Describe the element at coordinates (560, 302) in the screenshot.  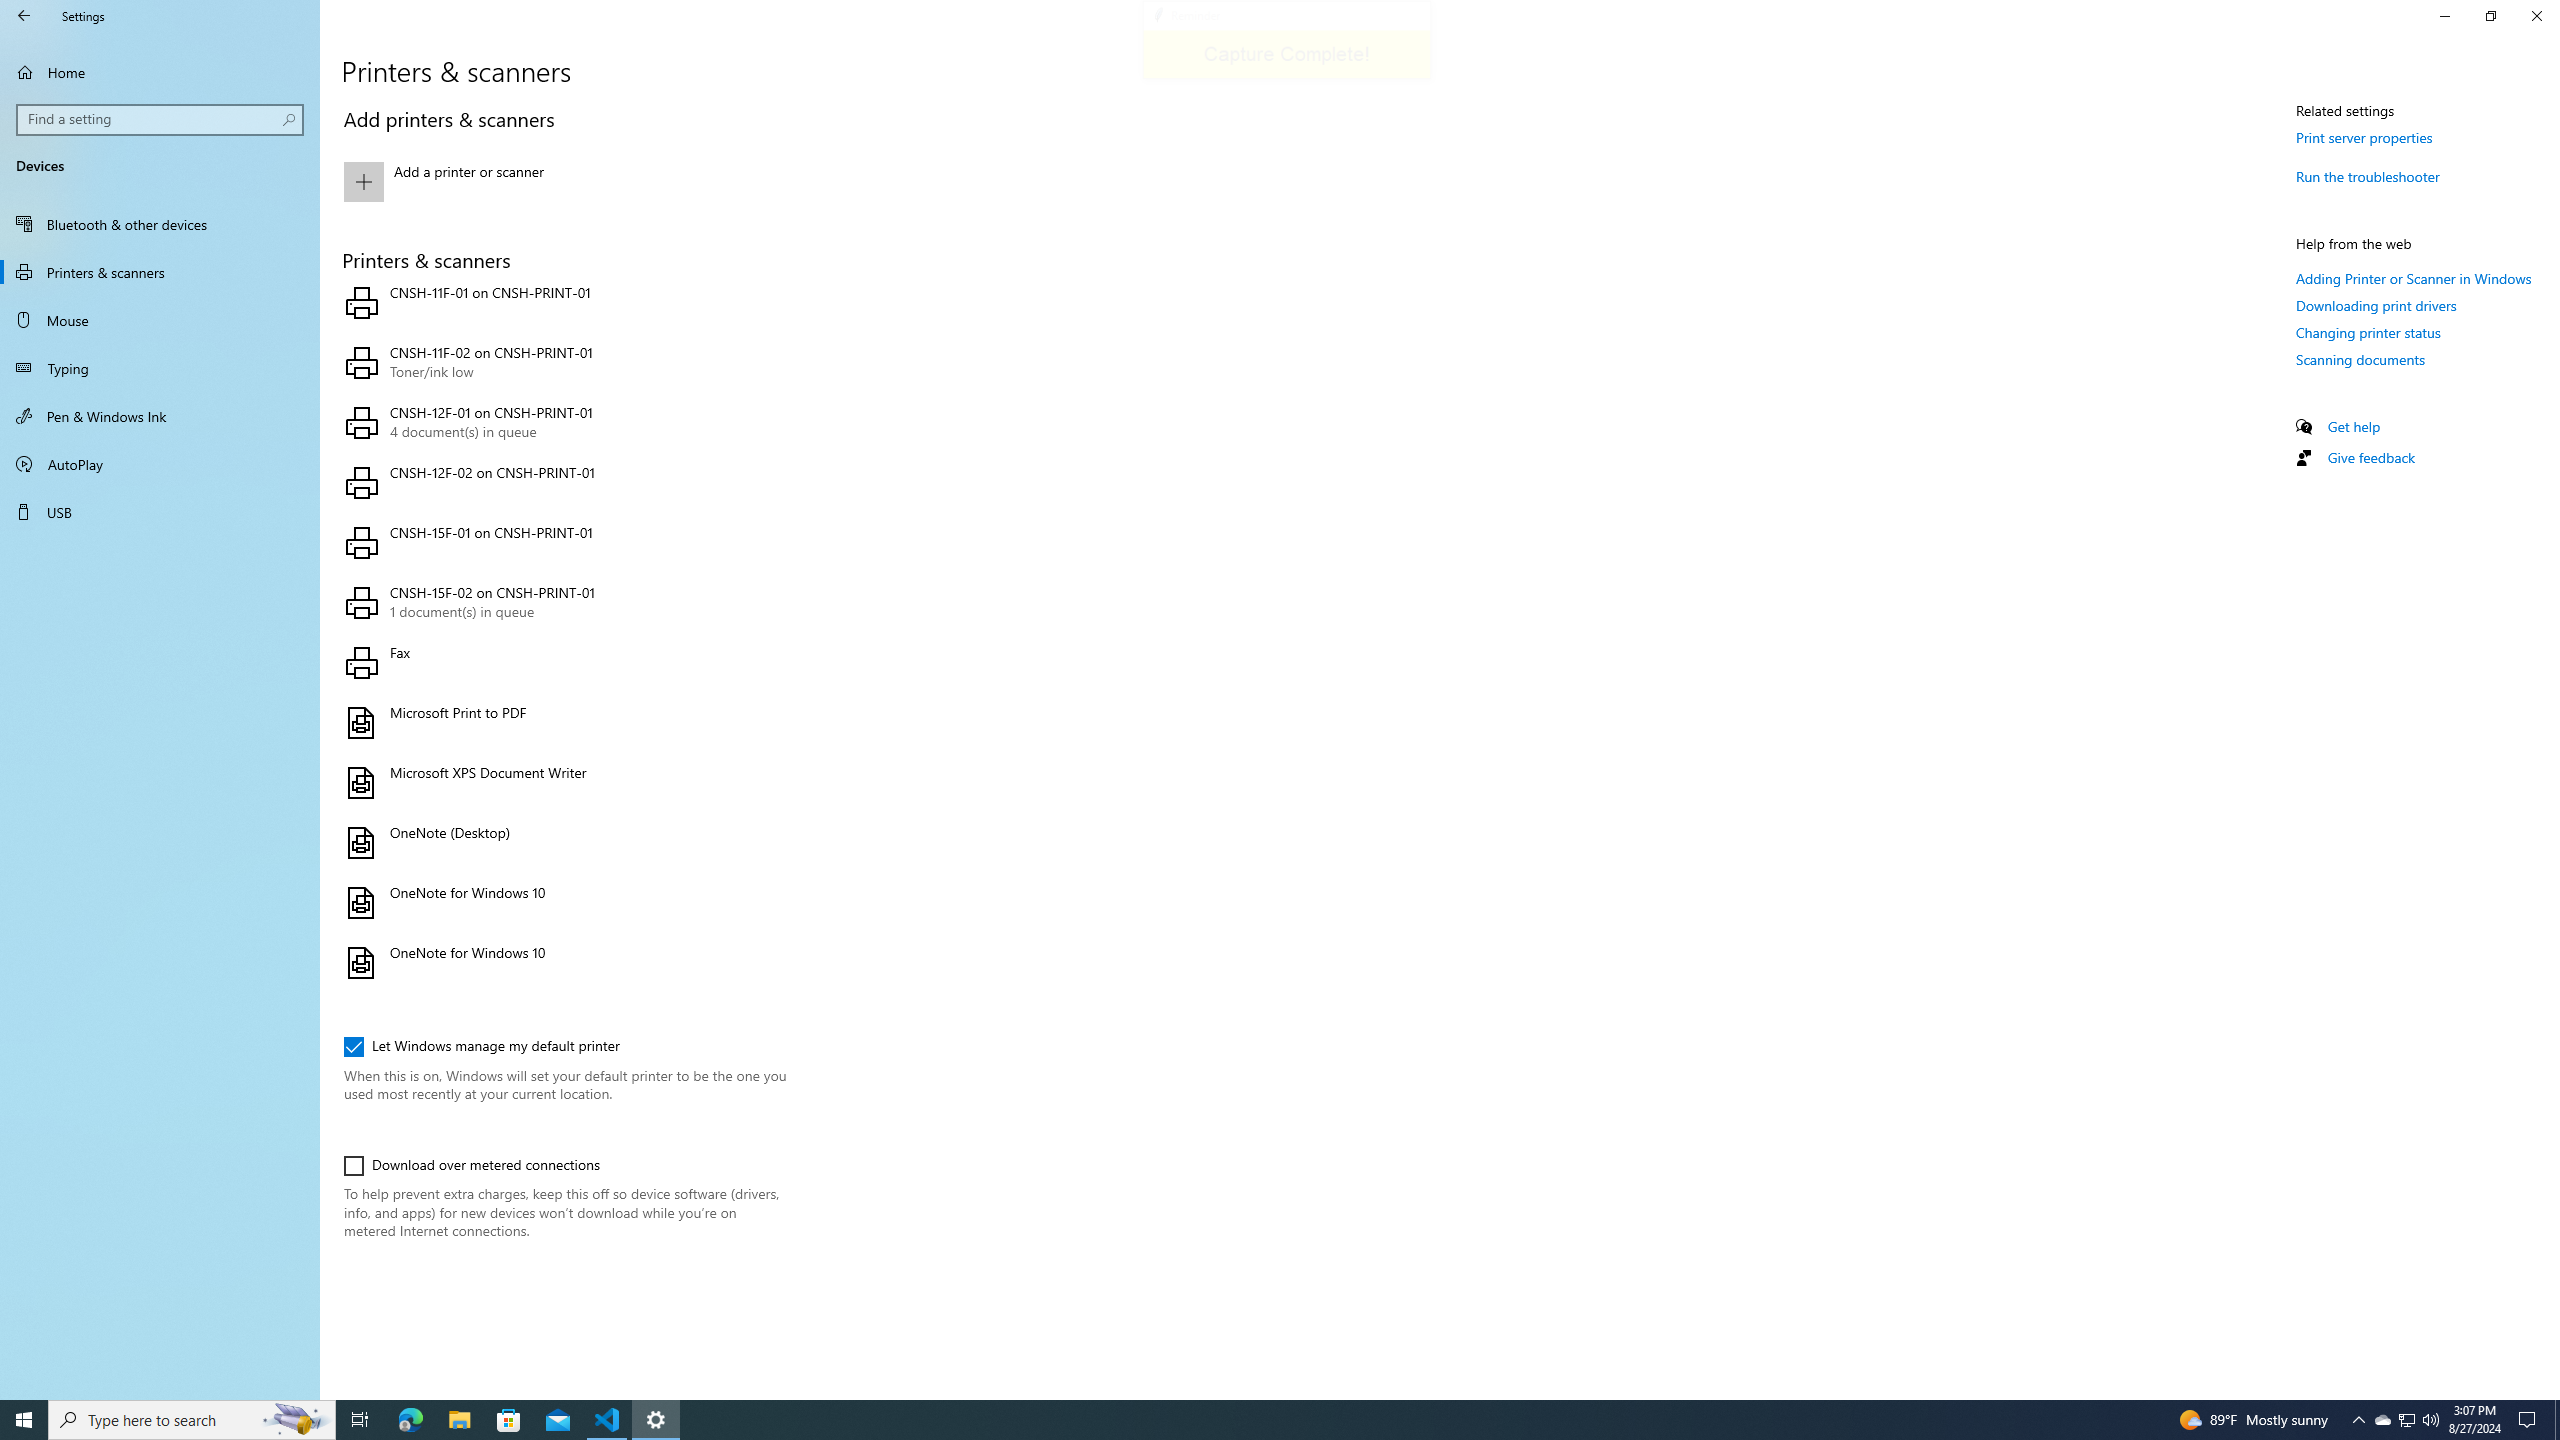
I see `'CNSH-11F-01 on CNSH-PRINT-01'` at that location.